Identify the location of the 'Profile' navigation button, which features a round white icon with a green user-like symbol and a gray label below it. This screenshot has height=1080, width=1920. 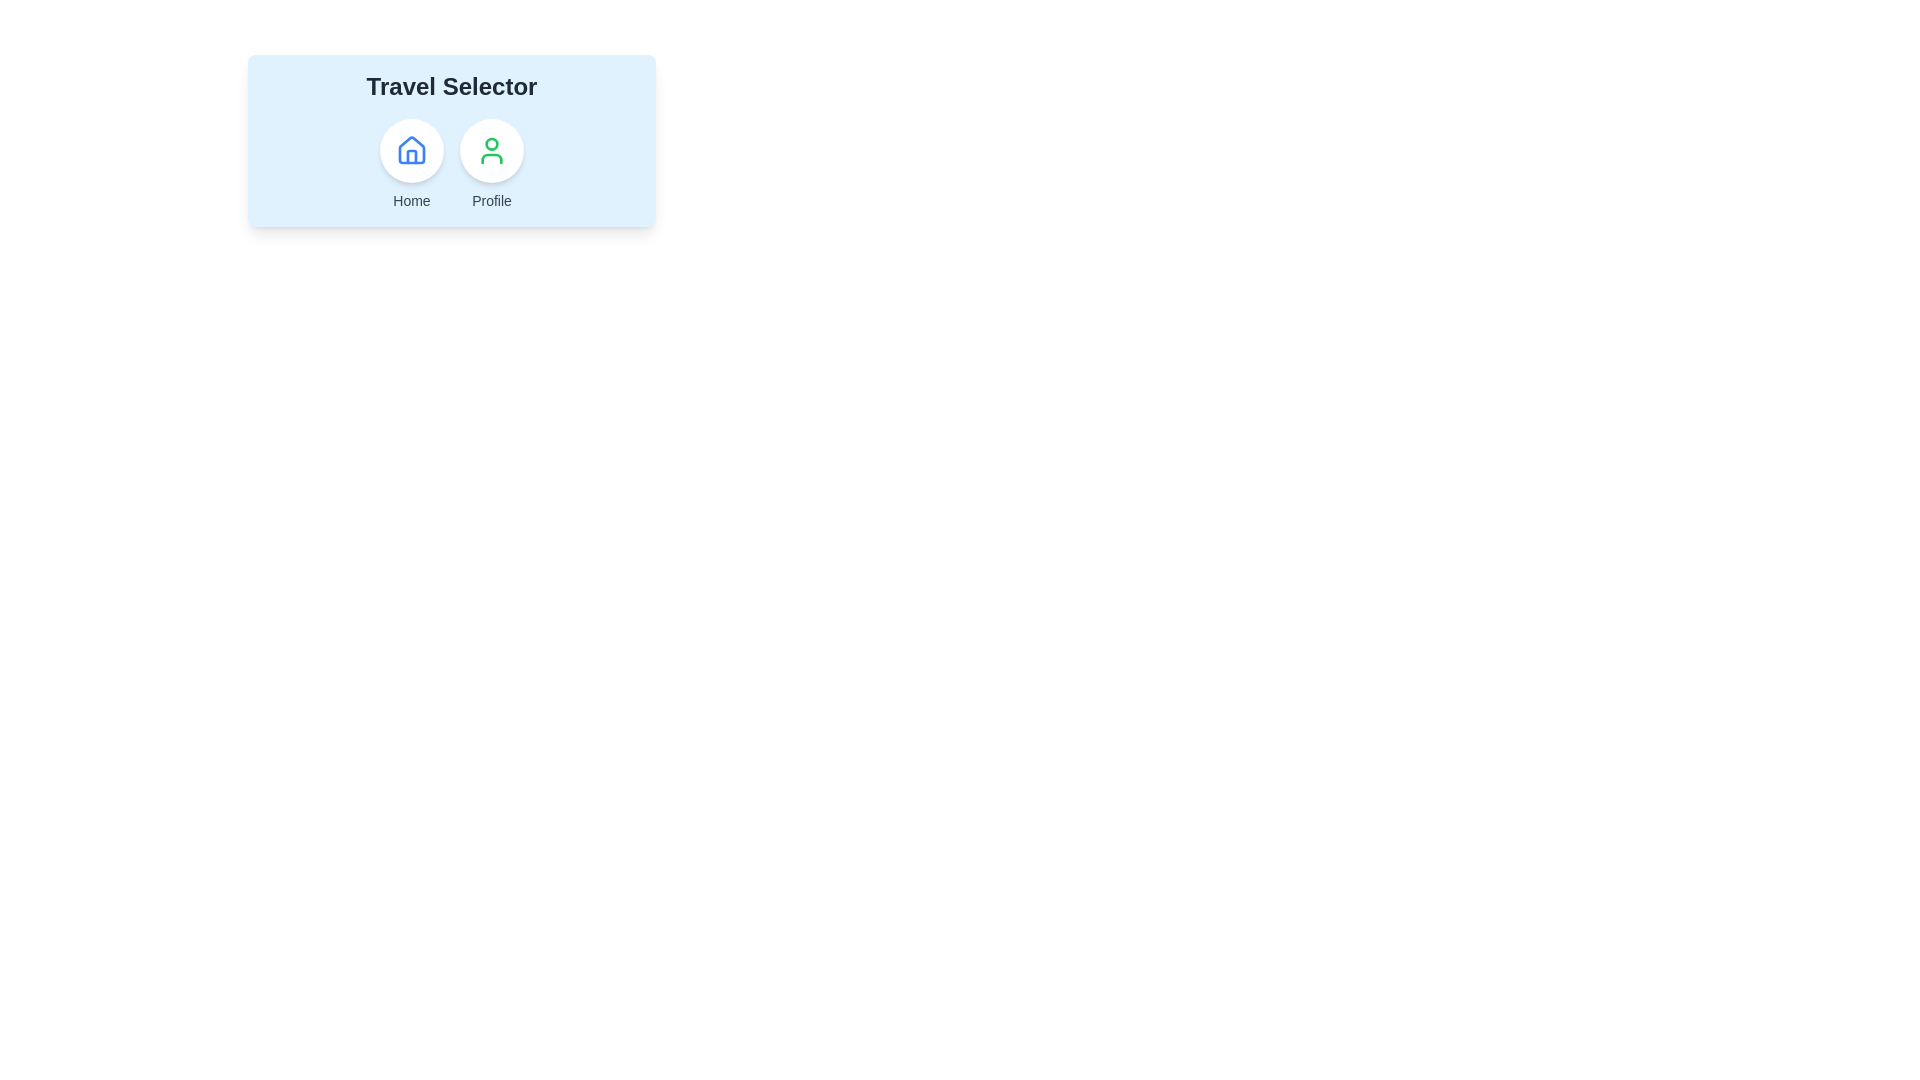
(491, 164).